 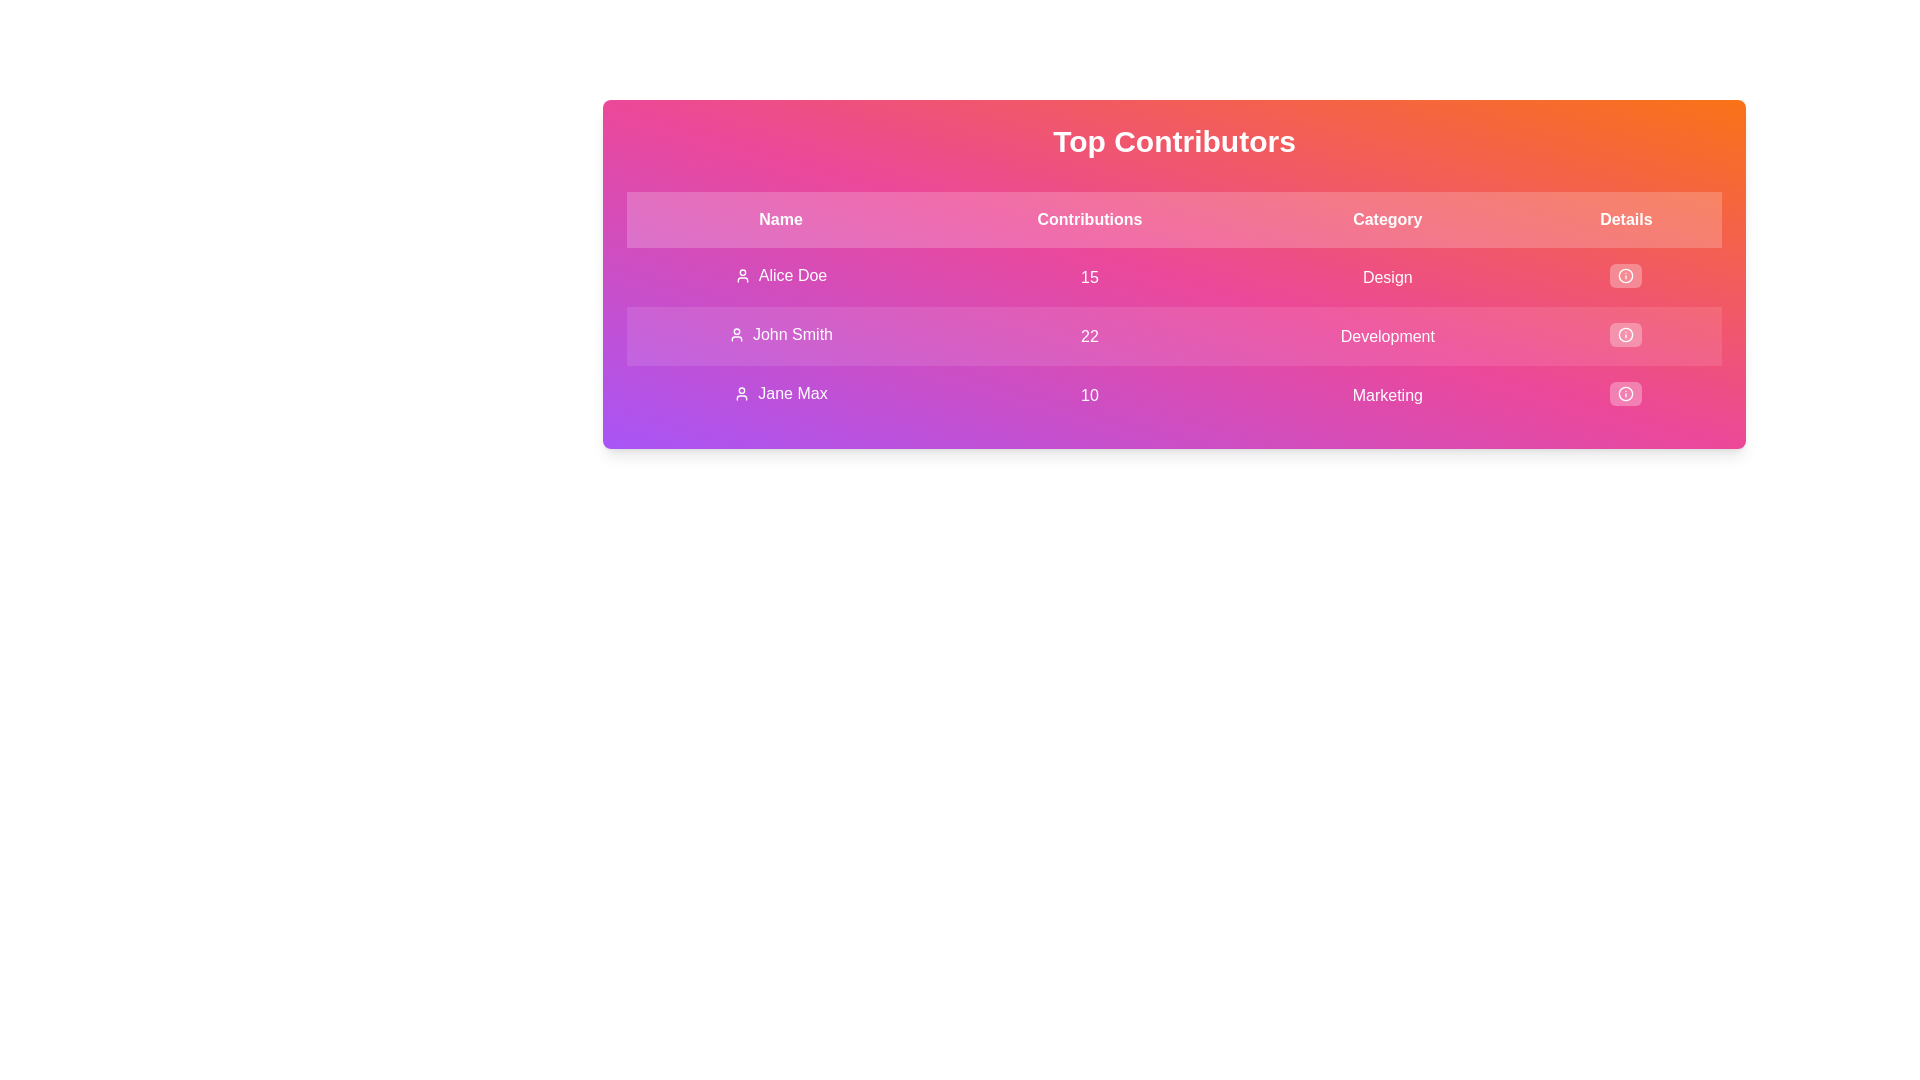 I want to click on the center-aligned bold label displaying the text 'Name' in the header row of the table, so click(x=780, y=219).